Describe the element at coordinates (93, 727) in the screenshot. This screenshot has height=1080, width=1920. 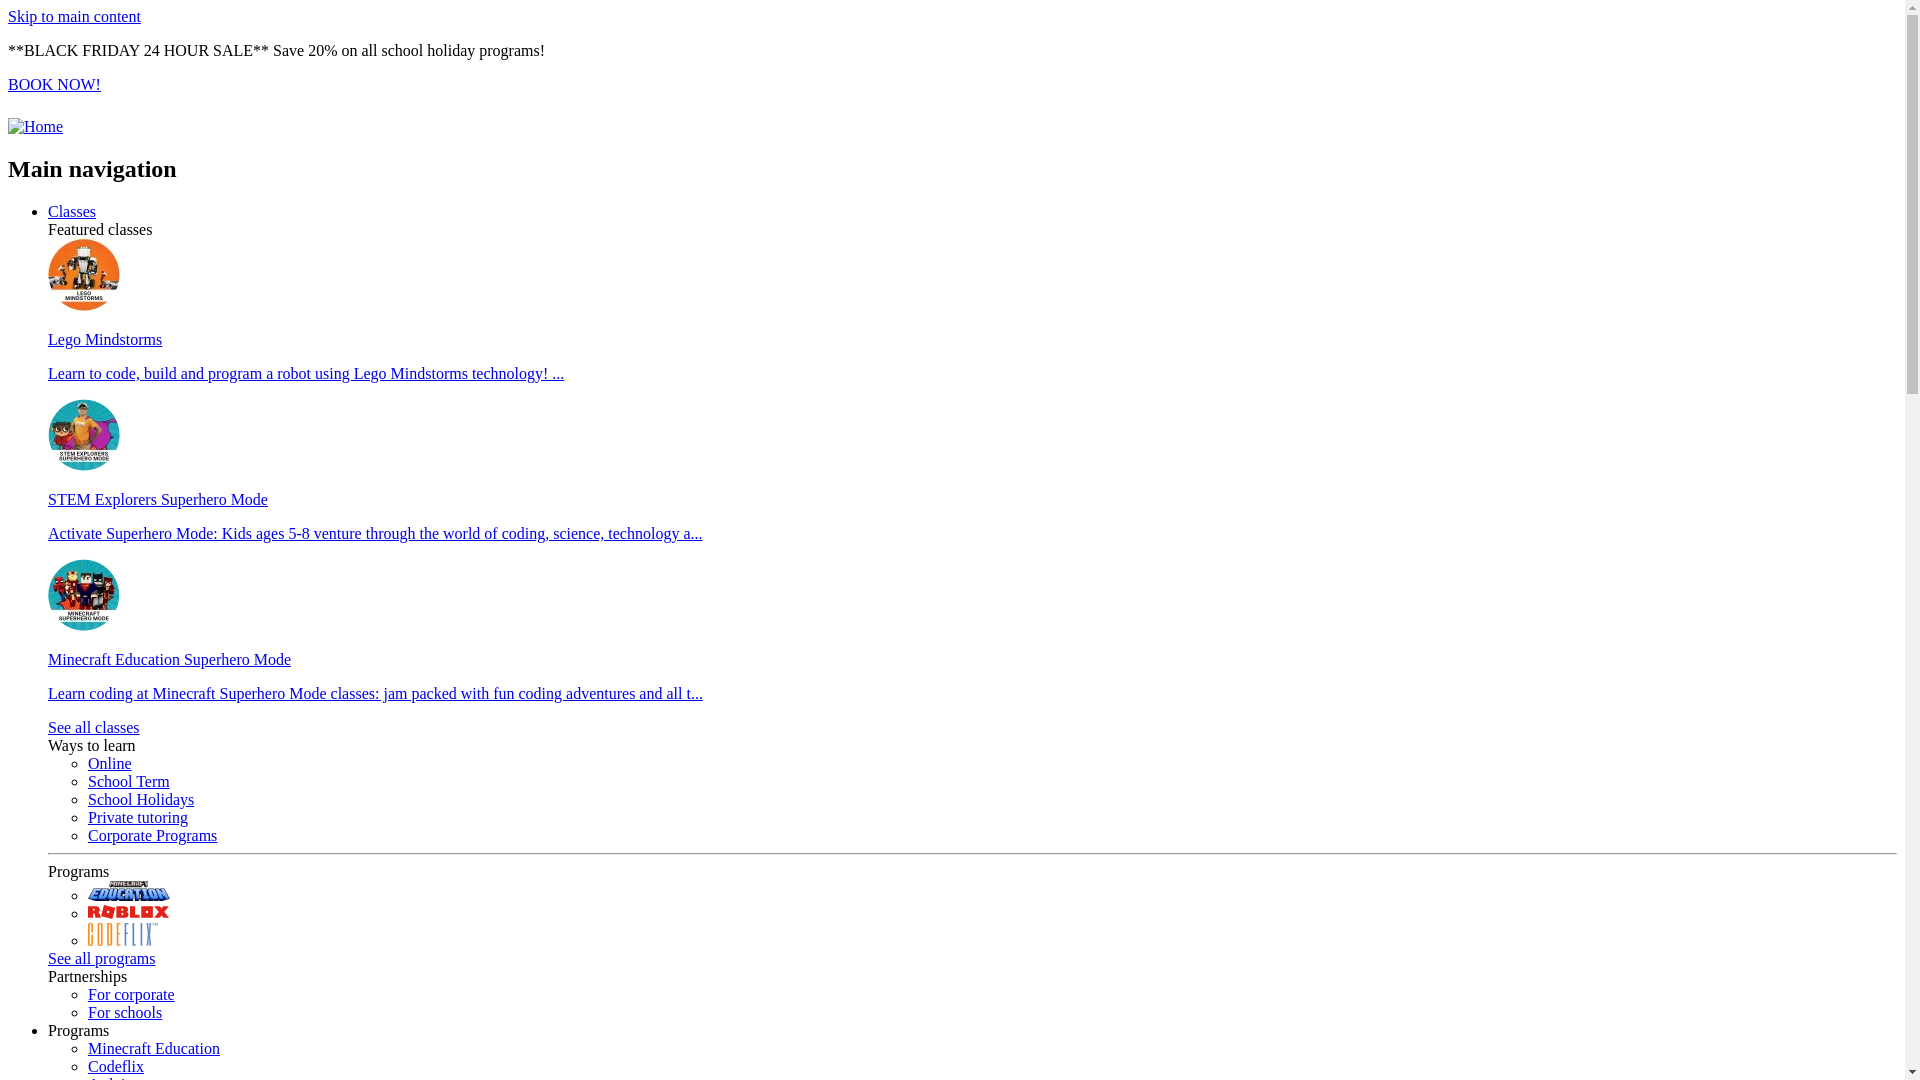
I see `'See all classes'` at that location.